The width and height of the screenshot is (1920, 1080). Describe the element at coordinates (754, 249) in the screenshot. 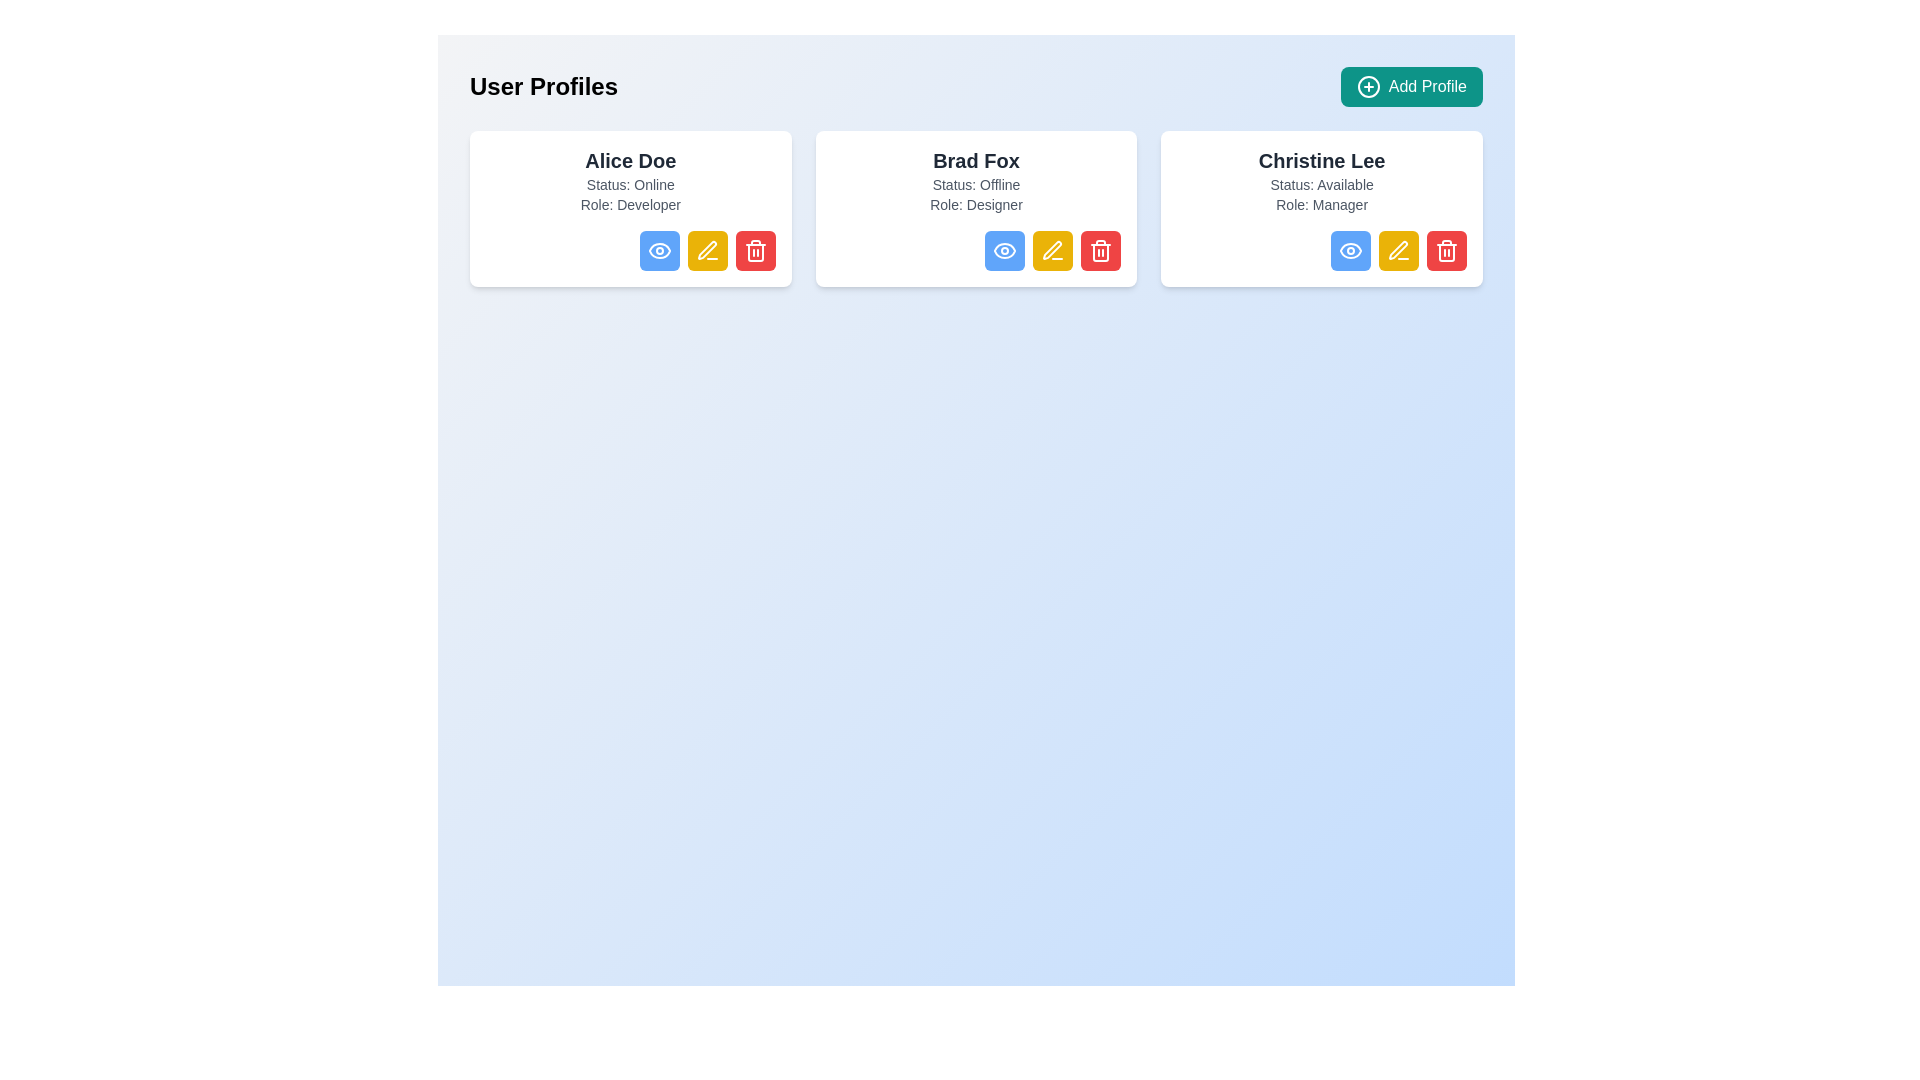

I see `the white trash can icon on the red circular background to initiate deletion, located at the rightmost position of the button group below Alice Doe's profile card` at that location.